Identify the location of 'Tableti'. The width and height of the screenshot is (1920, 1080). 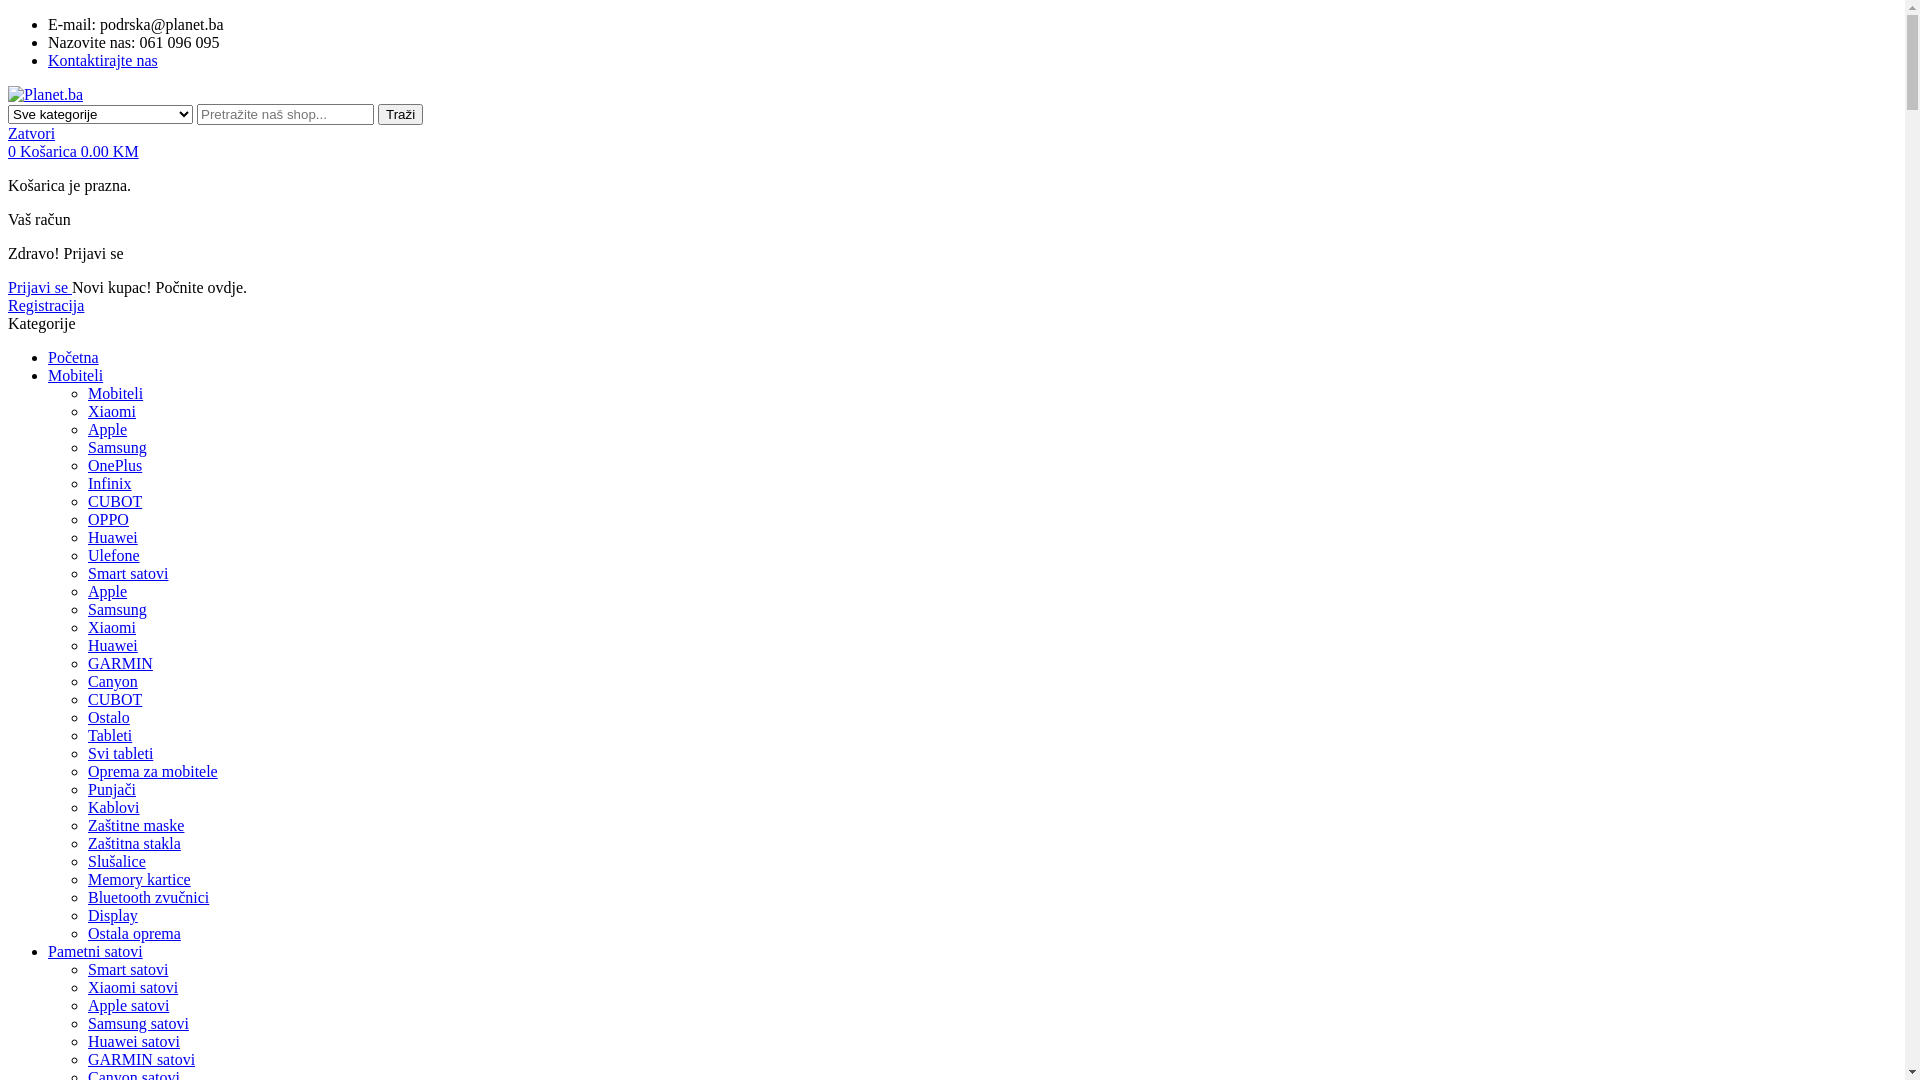
(109, 735).